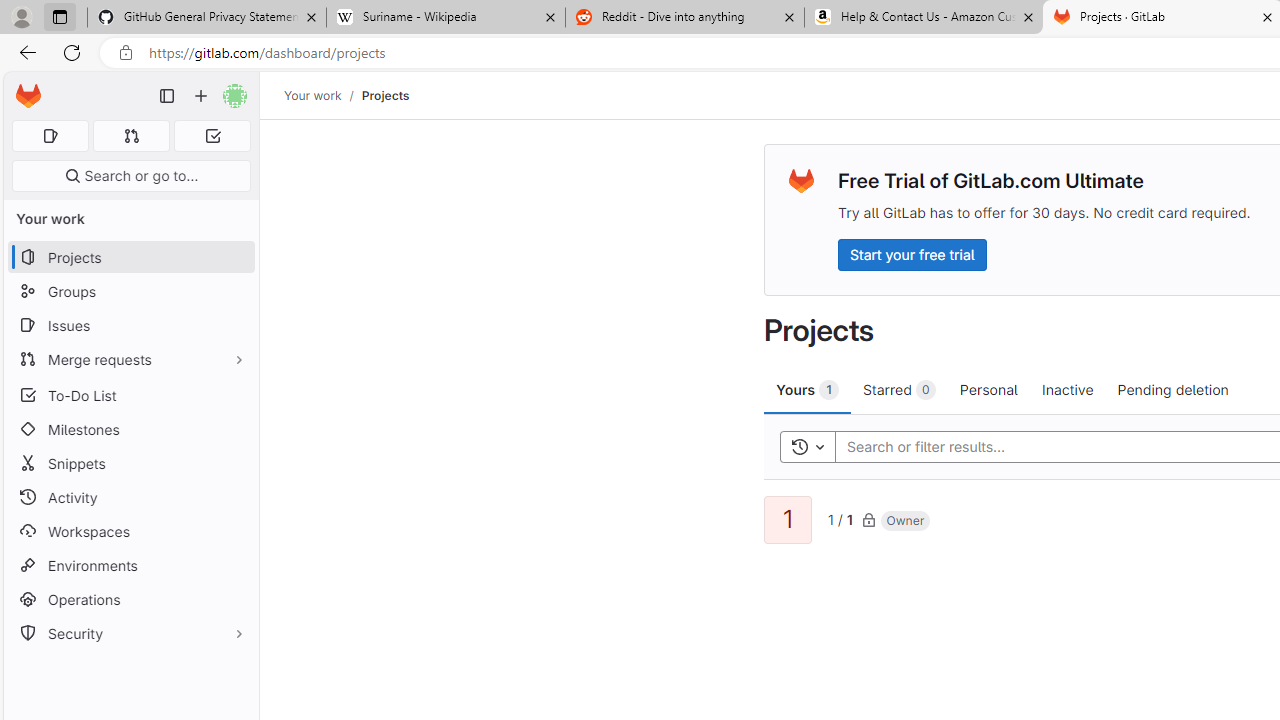 The image size is (1280, 720). I want to click on 'Groups', so click(130, 291).